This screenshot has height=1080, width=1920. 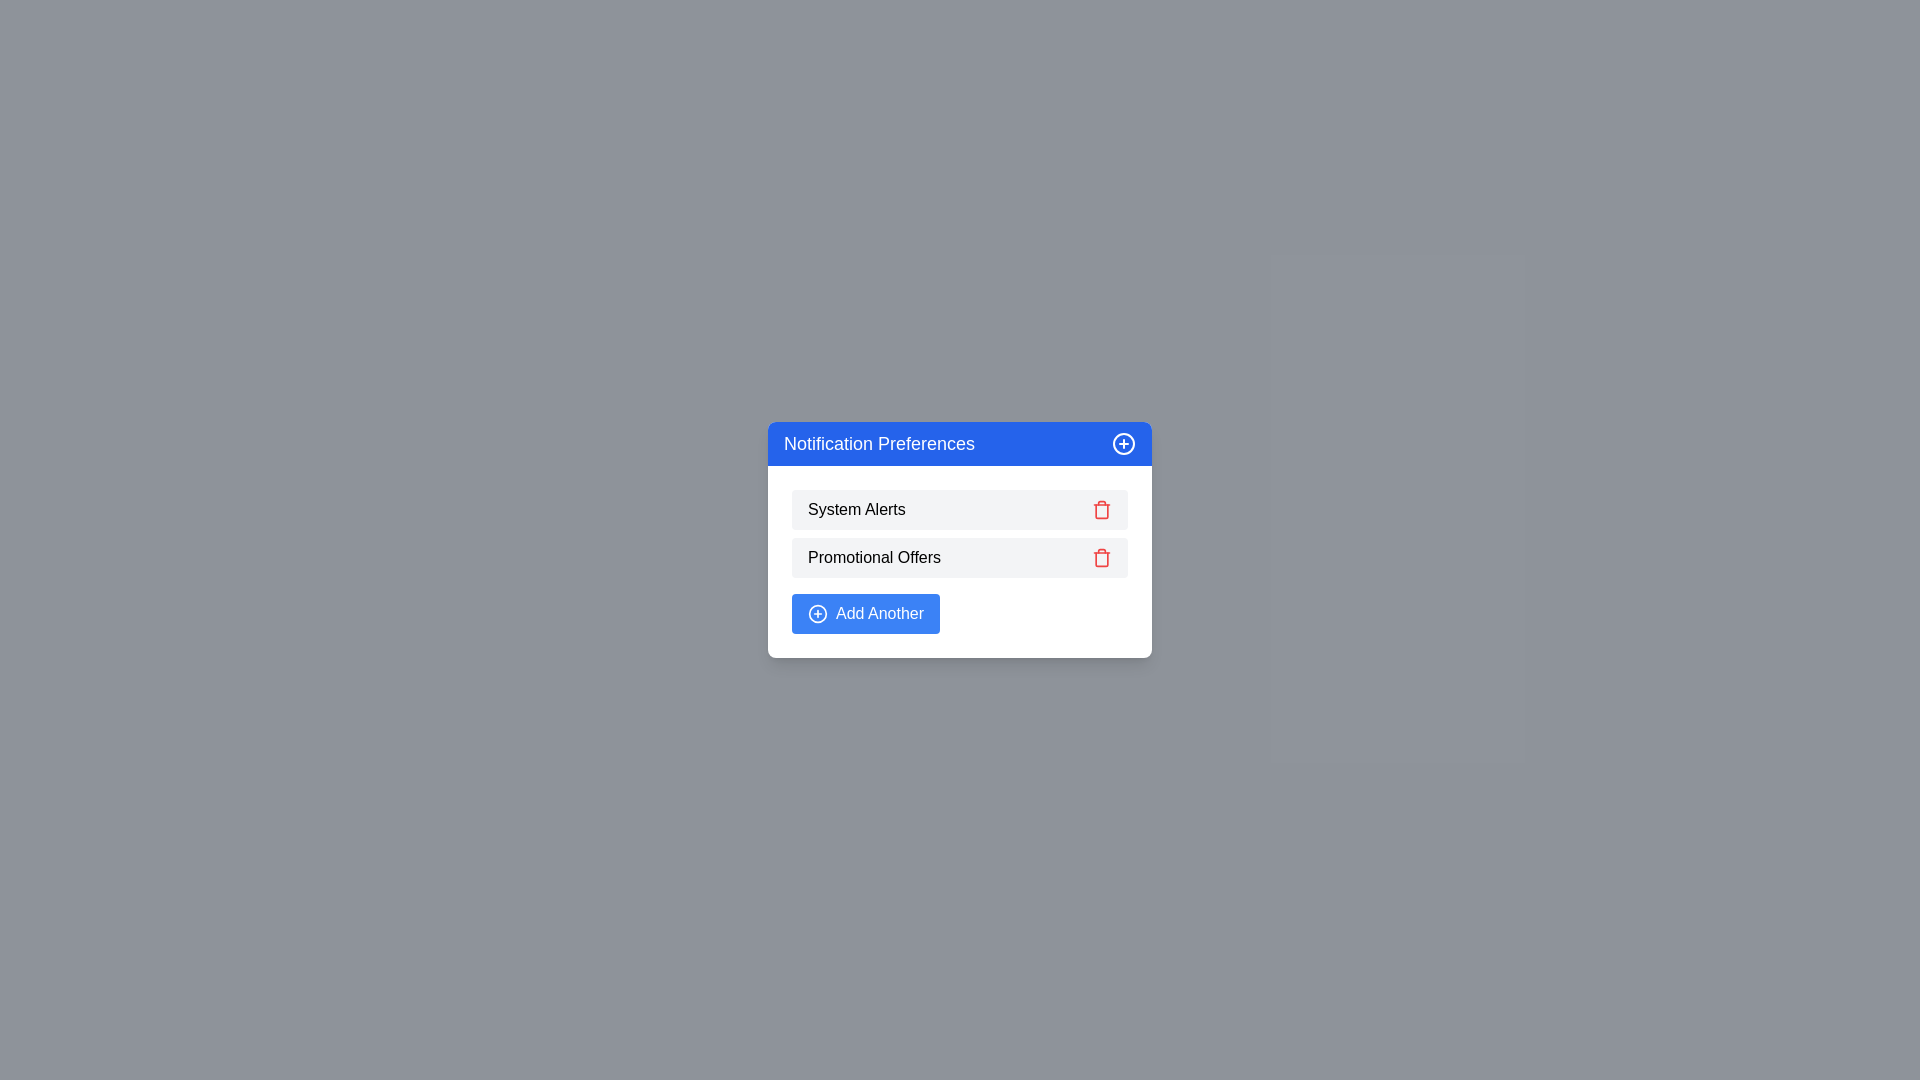 What do you see at coordinates (1123, 442) in the screenshot?
I see `the circular plus button with a blue background located in the top-right corner of the header section labeled 'Notification Preferences'` at bounding box center [1123, 442].